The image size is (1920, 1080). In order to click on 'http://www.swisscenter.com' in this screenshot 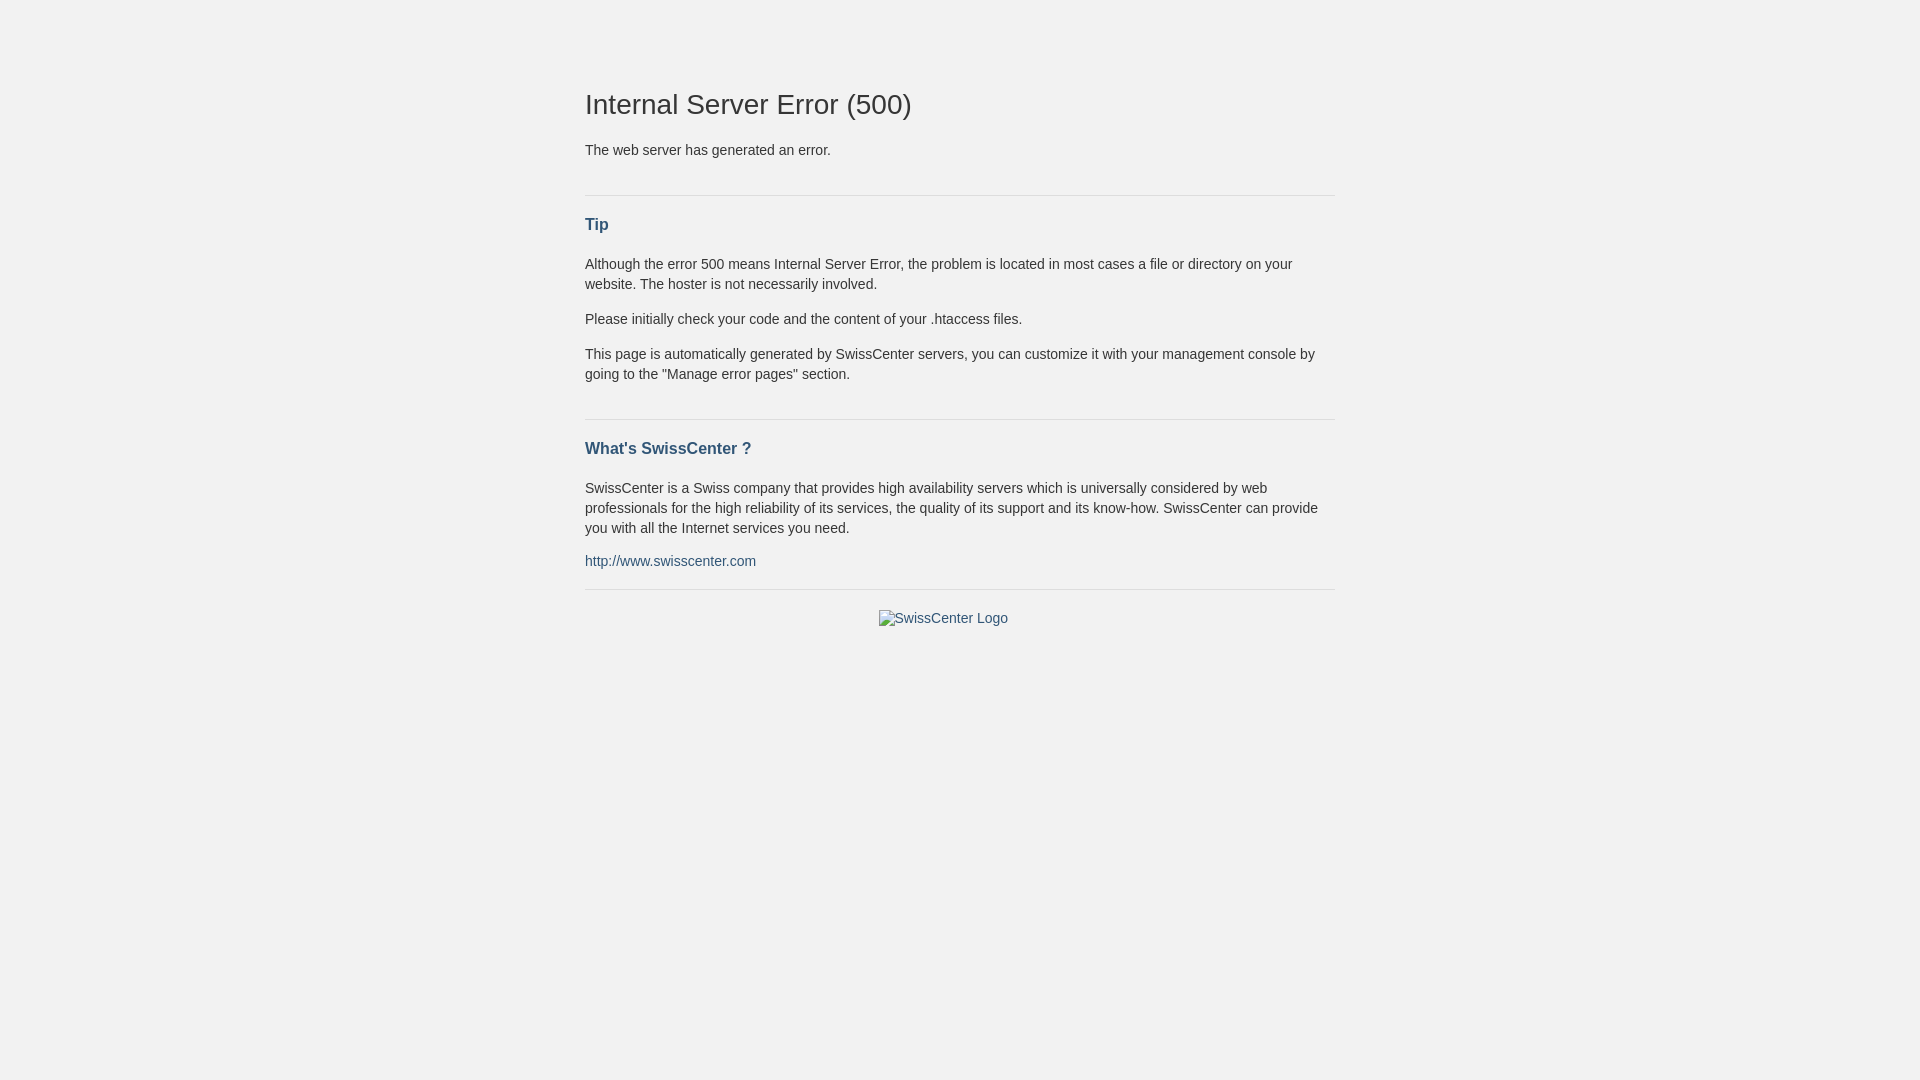, I will do `click(670, 559)`.